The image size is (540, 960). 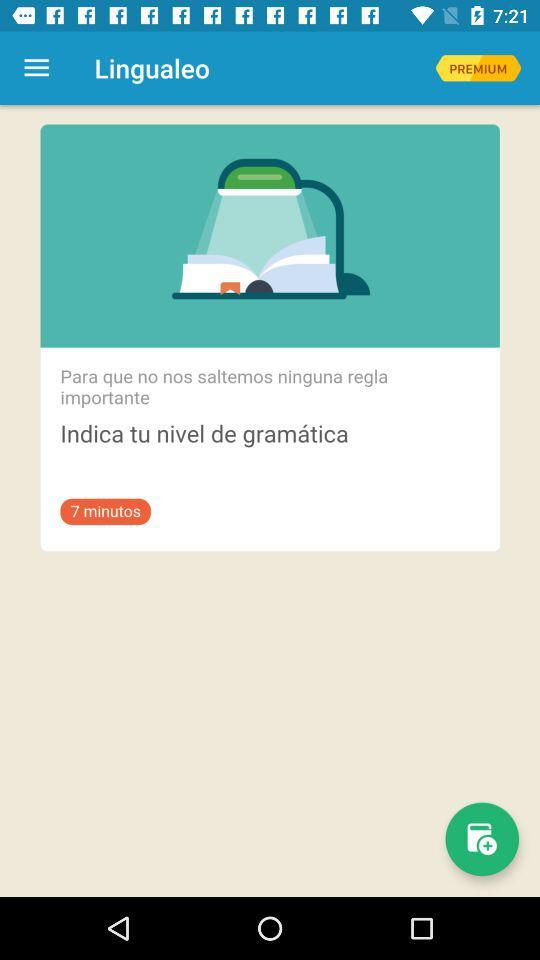 What do you see at coordinates (477, 68) in the screenshot?
I see `the premium option` at bounding box center [477, 68].